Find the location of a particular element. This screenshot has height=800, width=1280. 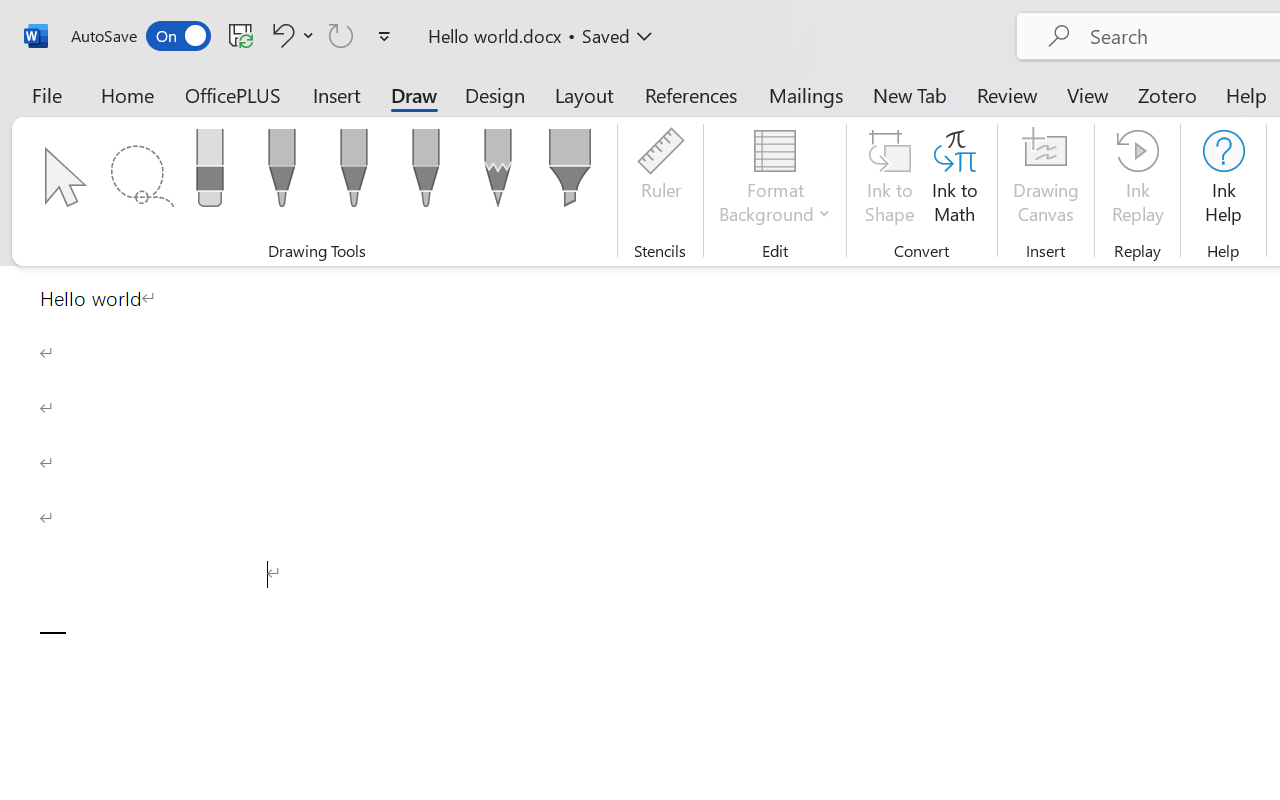

'Layout' is located at coordinates (583, 94).